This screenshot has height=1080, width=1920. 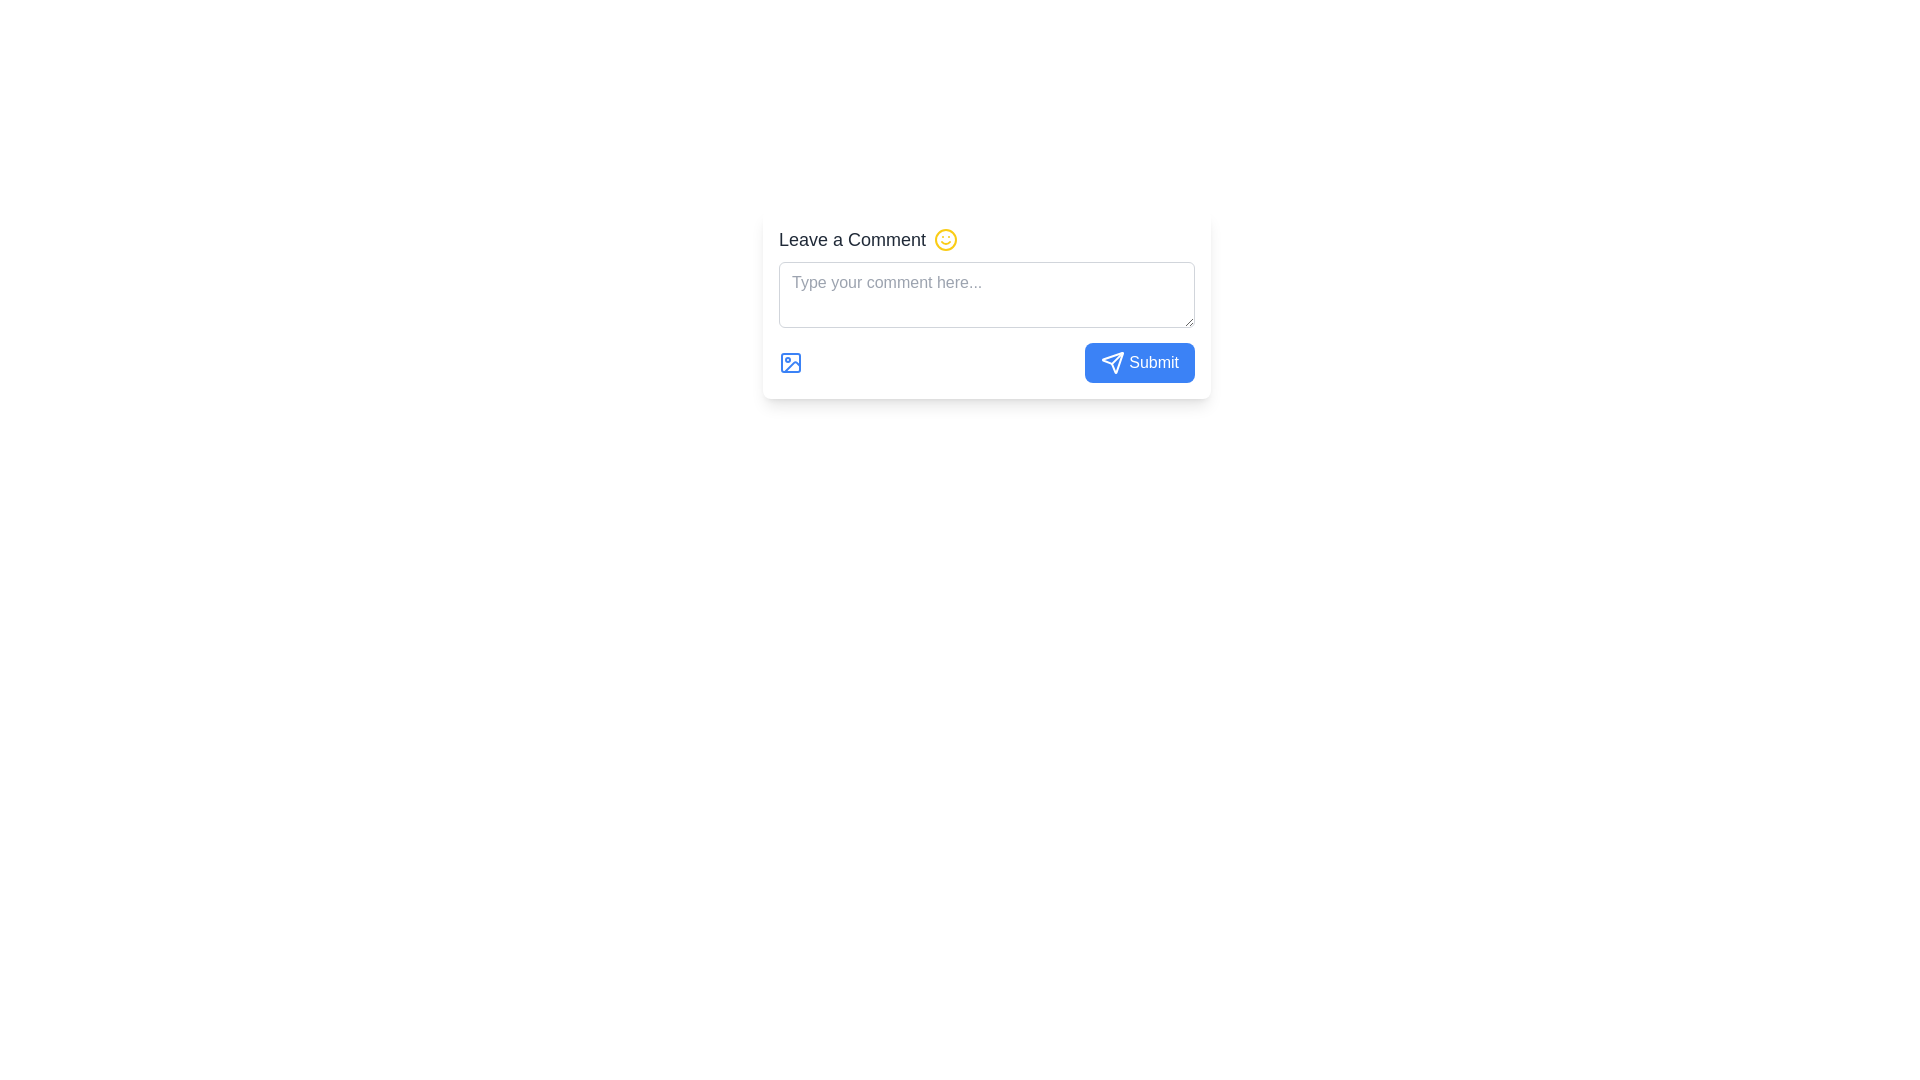 I want to click on the smiley face SVG icon, which is visually distinct with a yellow color and located to the right of the 'Leave a Comment' text, above the input box for comments, so click(x=945, y=238).